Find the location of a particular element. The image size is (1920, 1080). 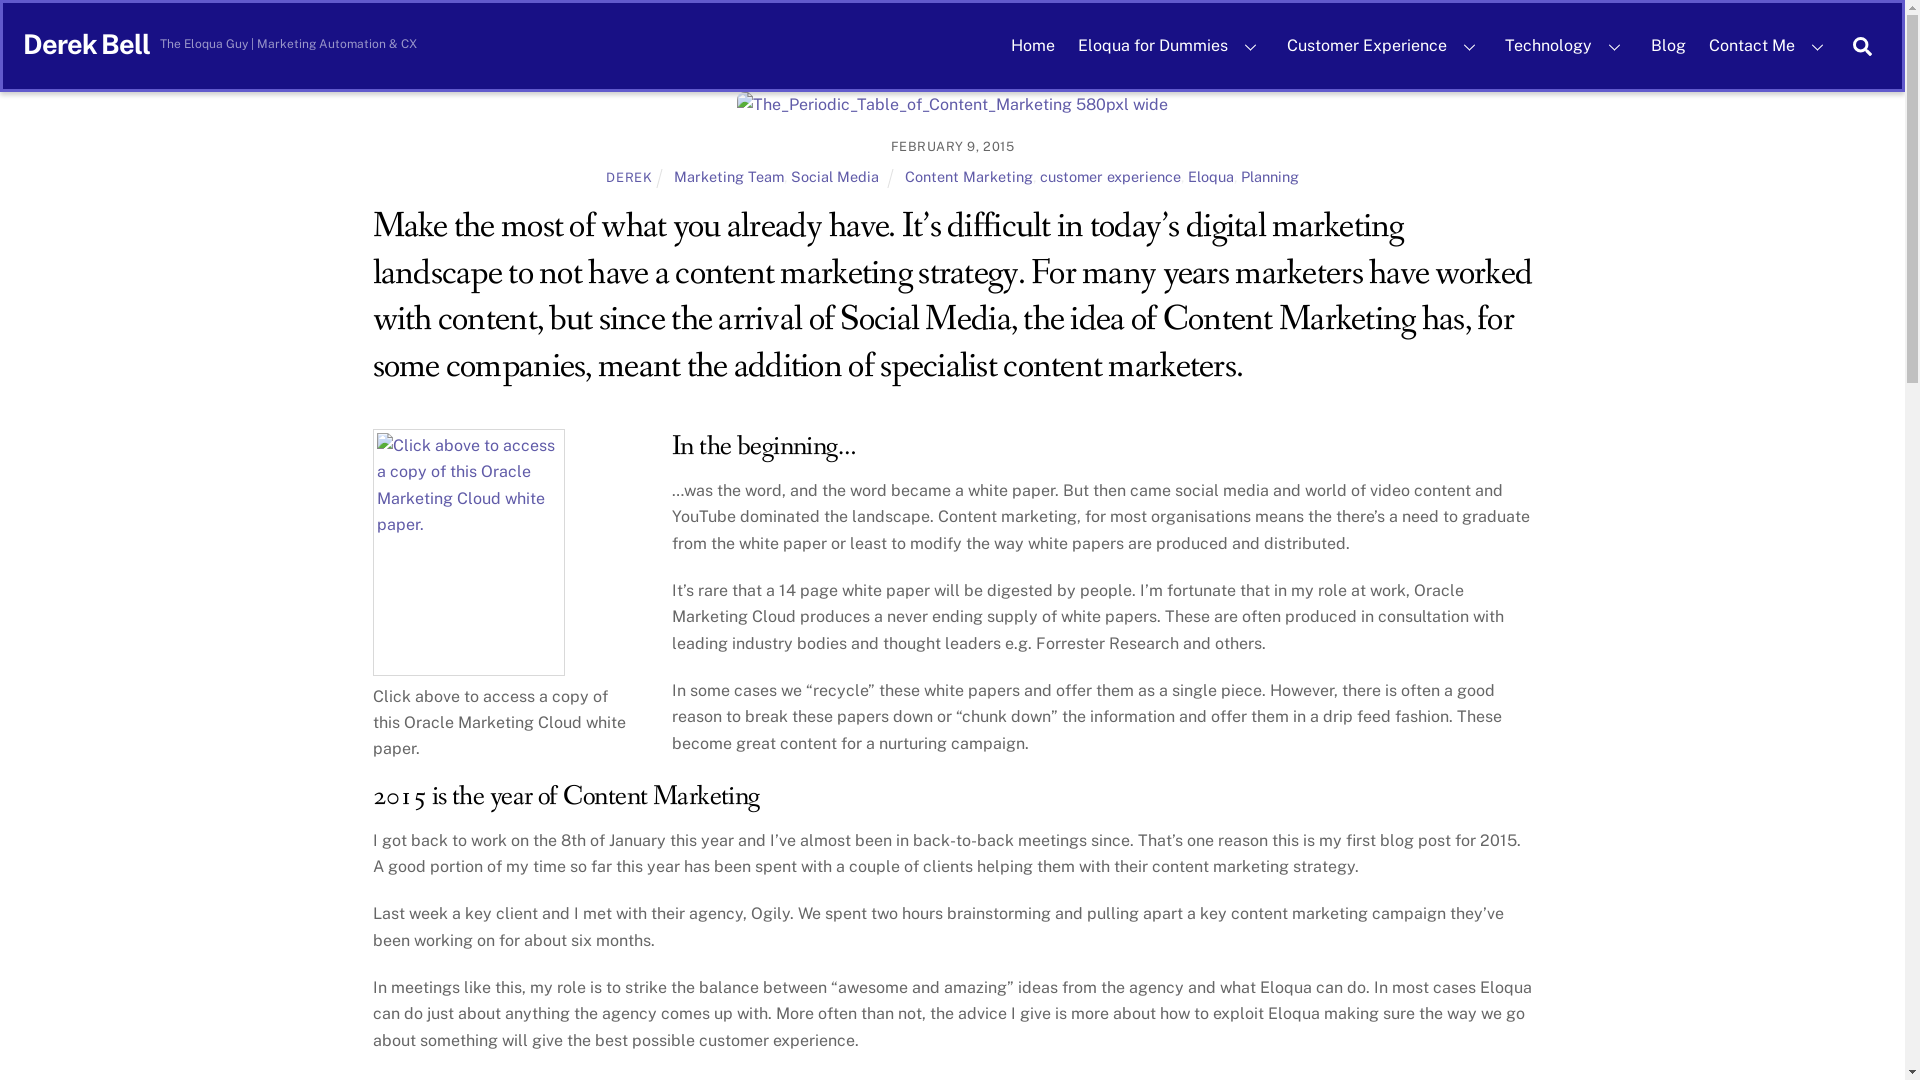

'Content Marketing' is located at coordinates (969, 175).